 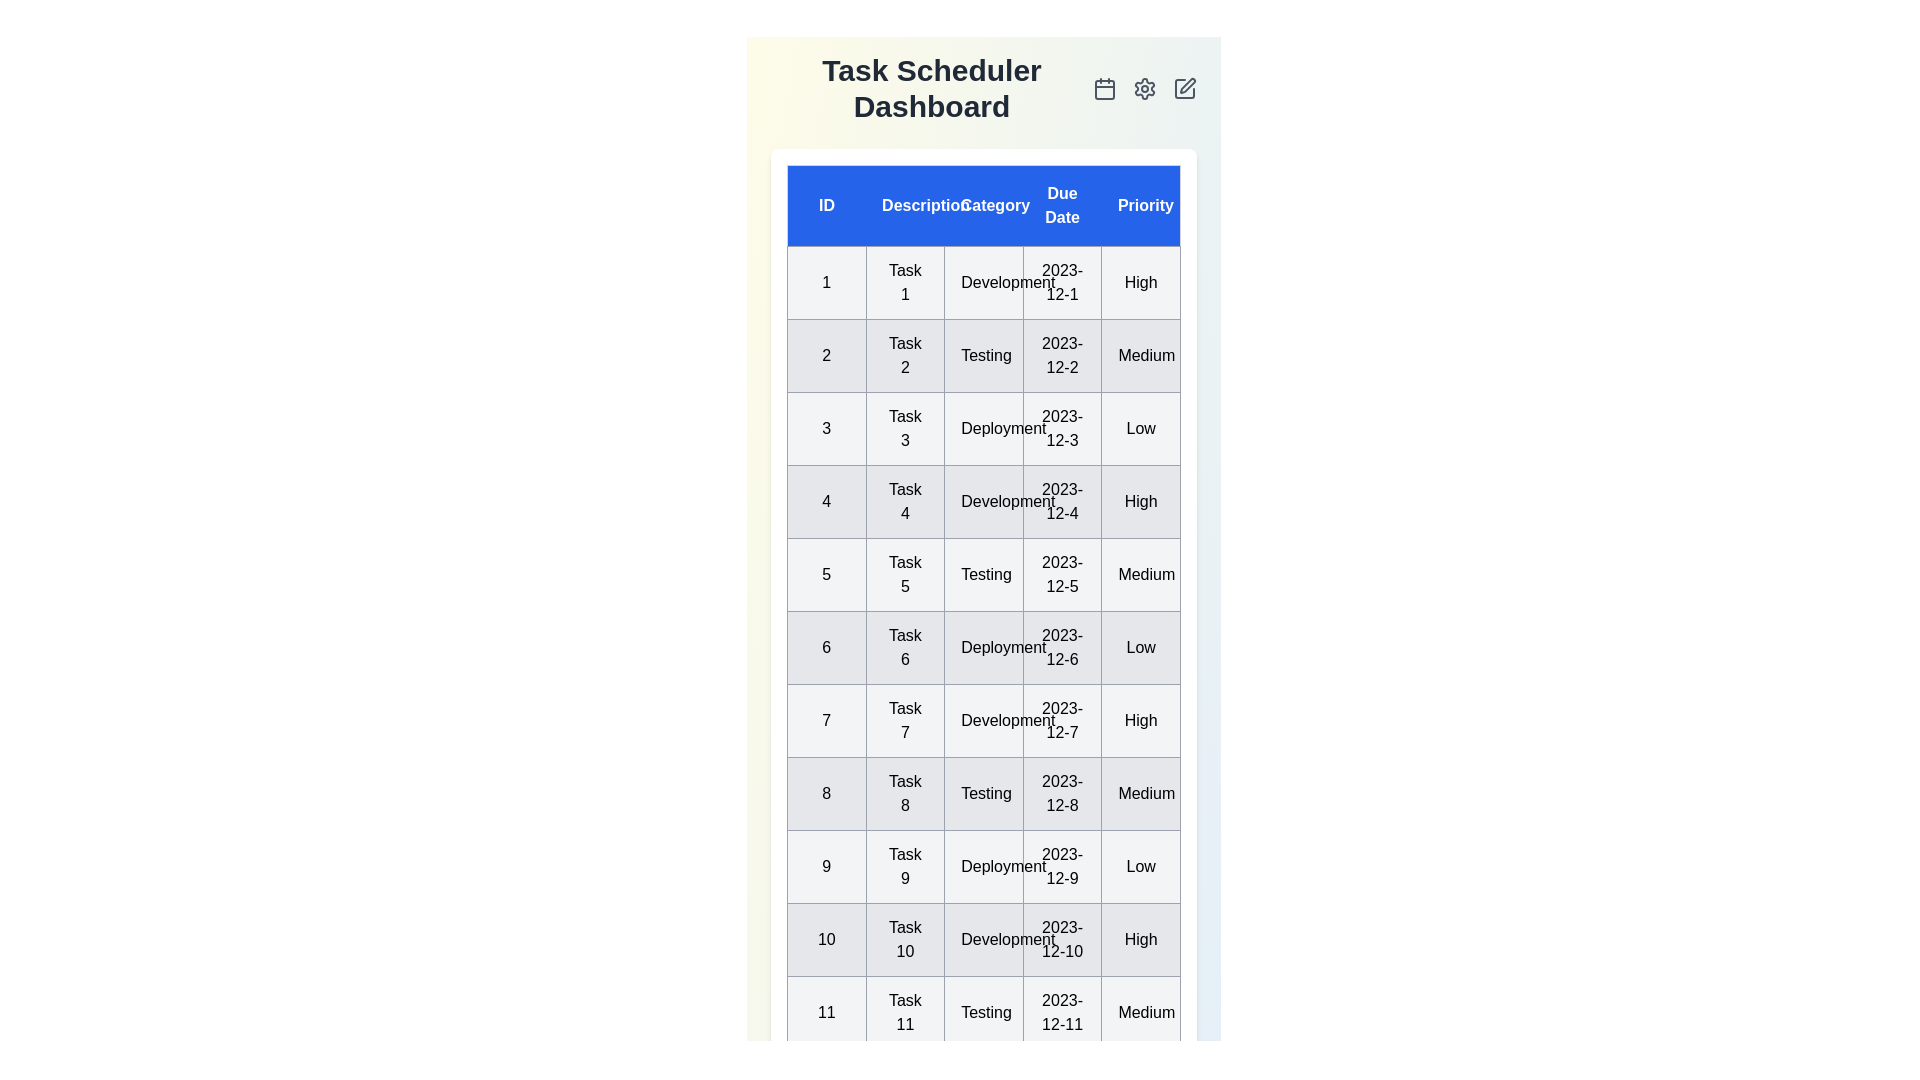 I want to click on the column header 'Description' to sort the tasks by that column, so click(x=904, y=205).